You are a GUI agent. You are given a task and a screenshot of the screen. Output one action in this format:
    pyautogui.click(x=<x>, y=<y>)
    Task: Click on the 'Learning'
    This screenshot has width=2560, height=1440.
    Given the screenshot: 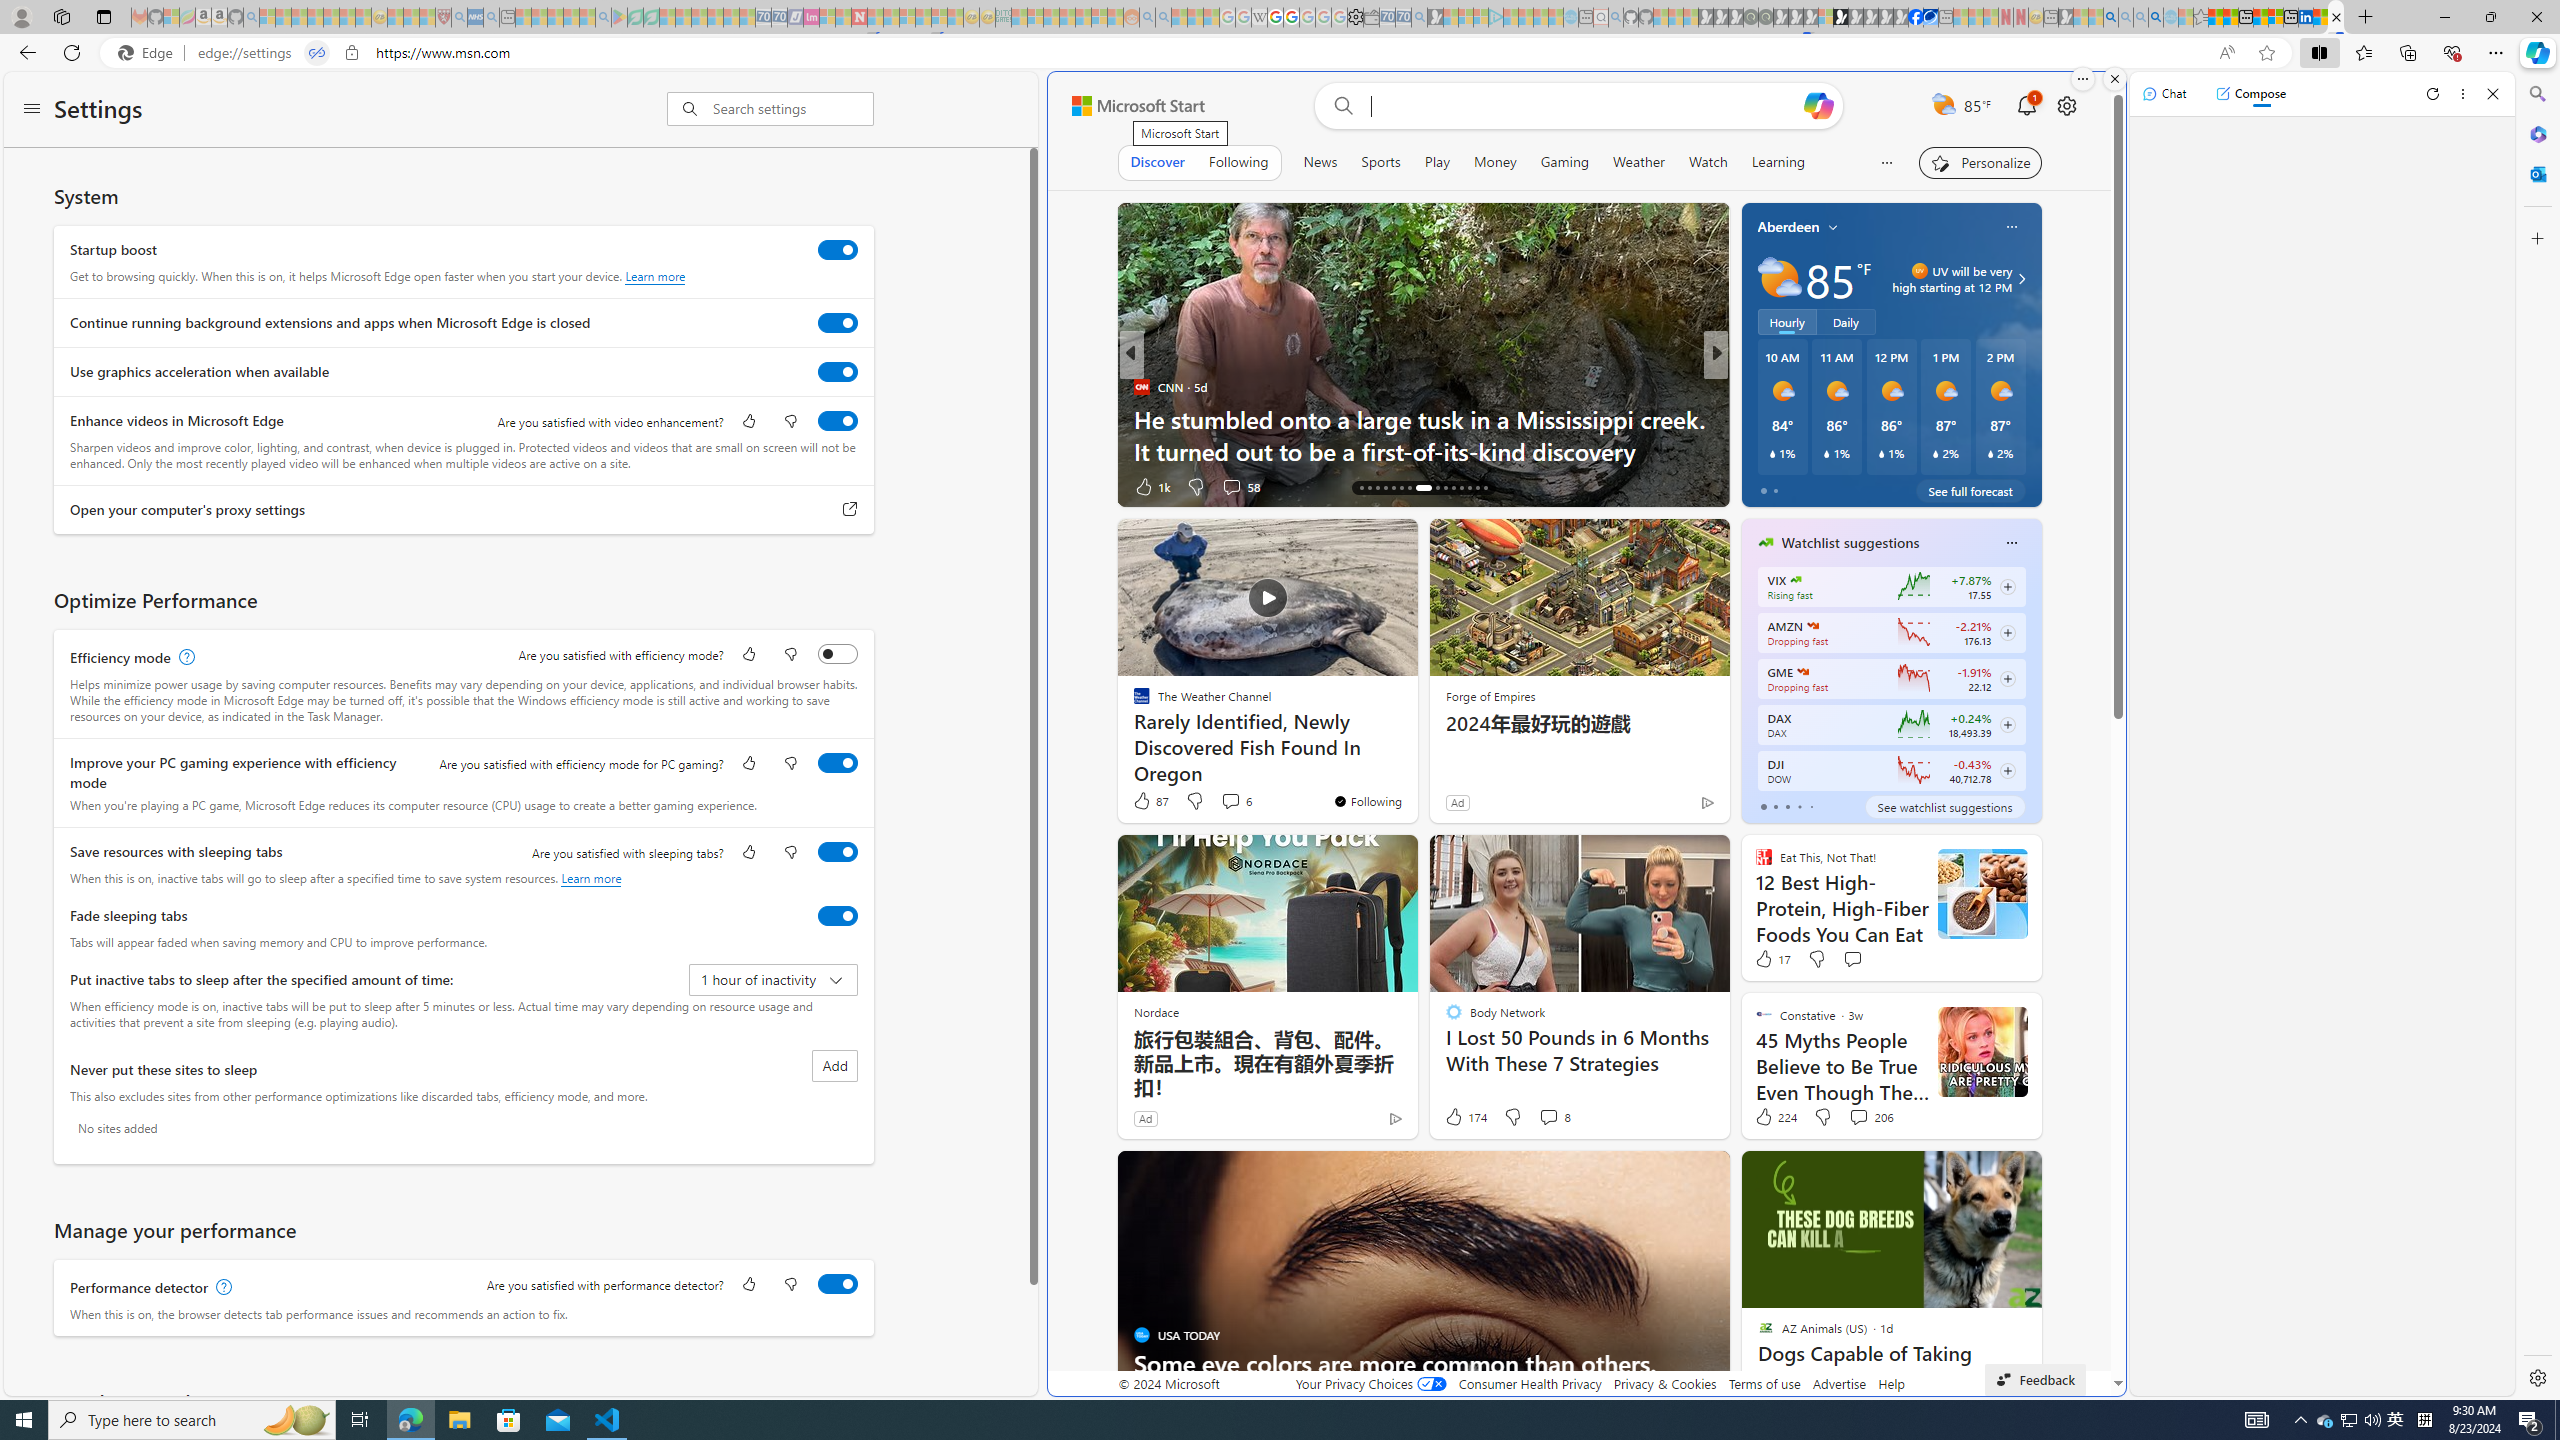 What is the action you would take?
    pyautogui.click(x=1777, y=161)
    